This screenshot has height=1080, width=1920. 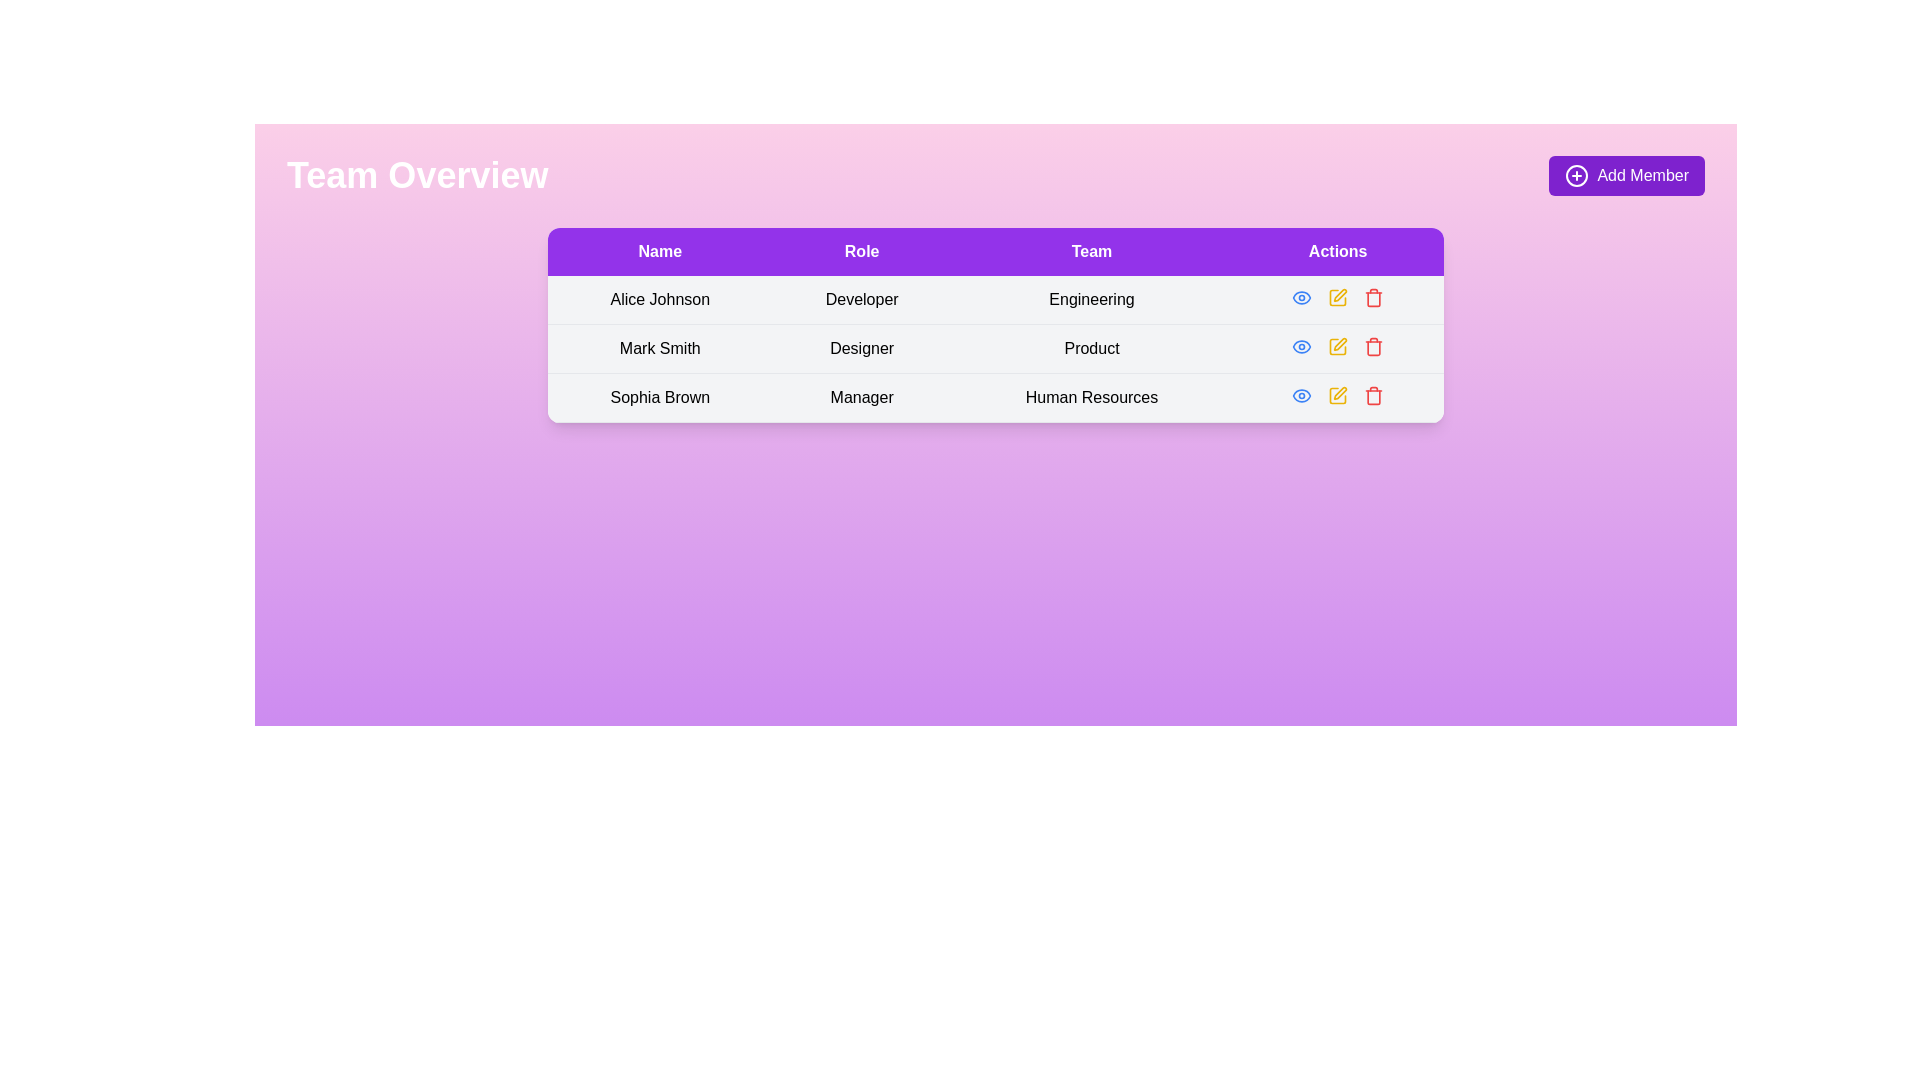 What do you see at coordinates (1338, 396) in the screenshot?
I see `the Icon button in the 'Actions' column associated with Human Resources` at bounding box center [1338, 396].